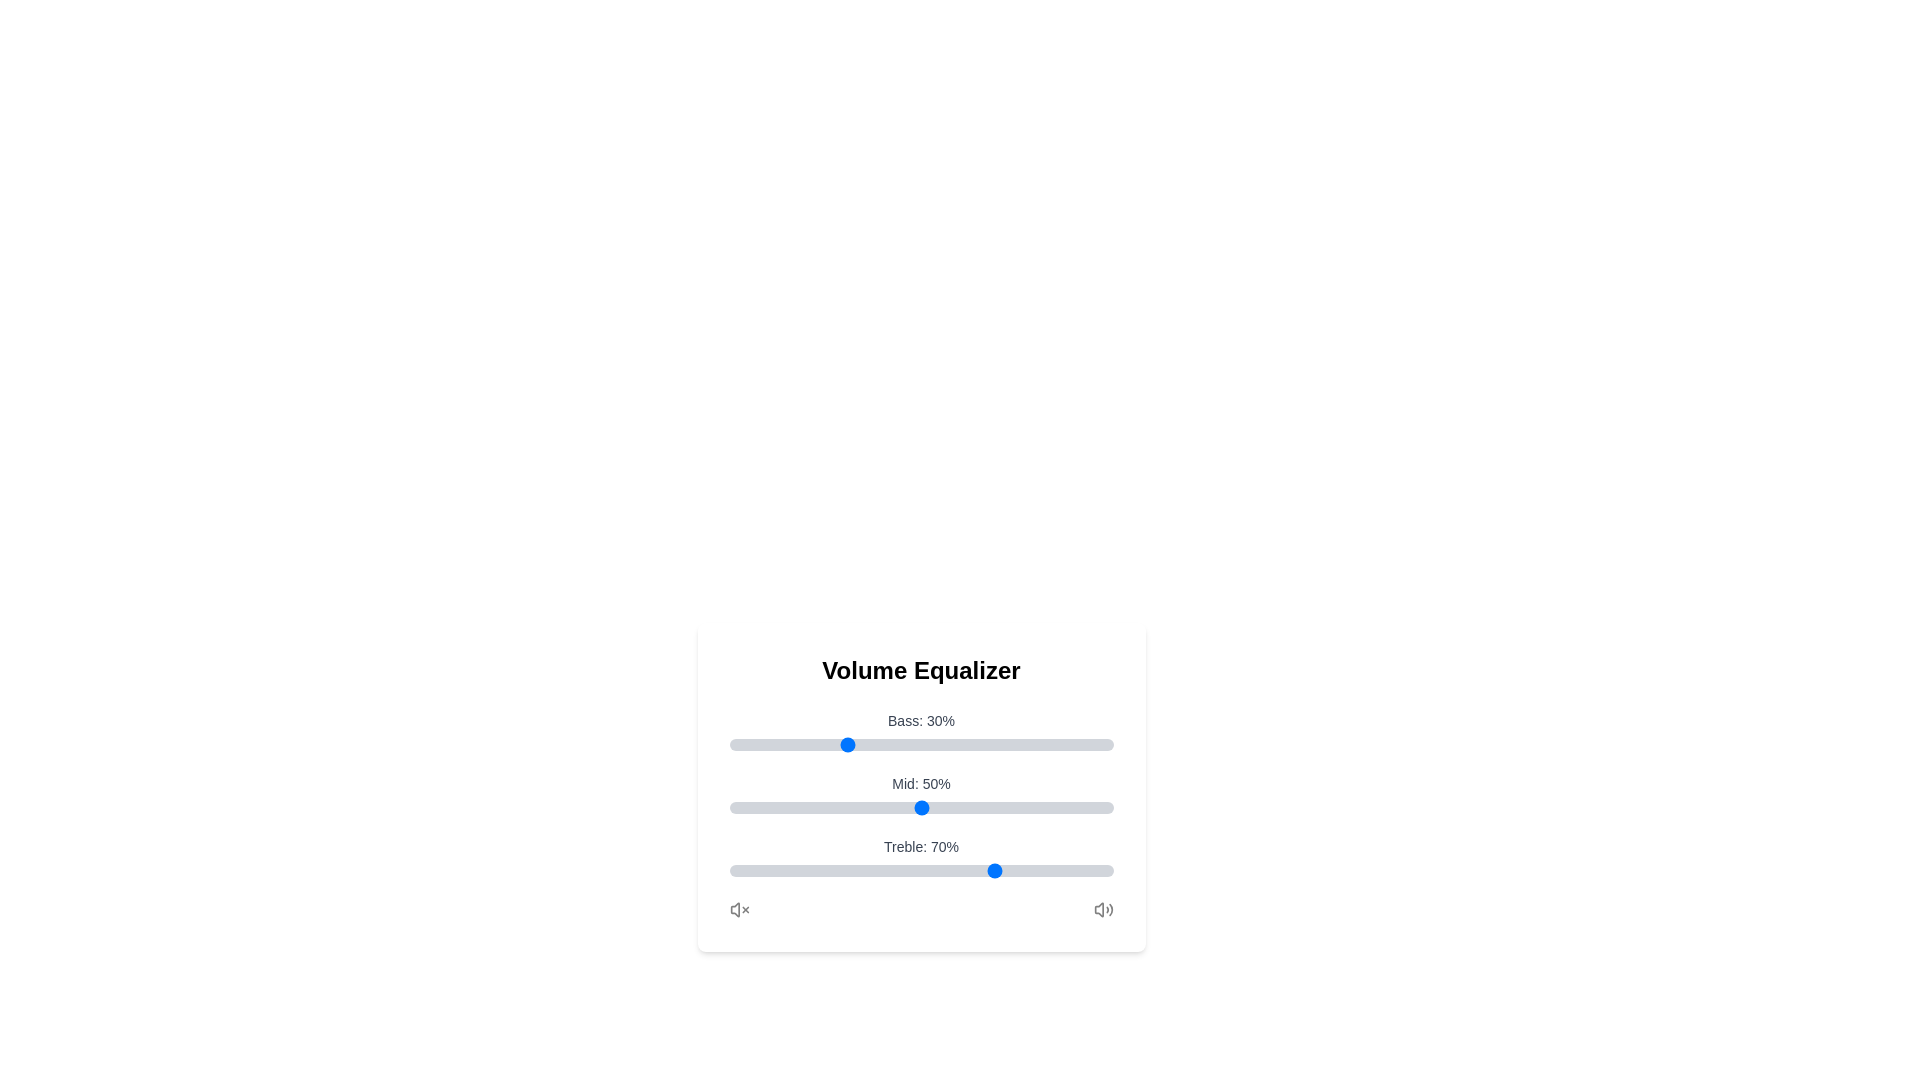 This screenshot has width=1920, height=1080. What do you see at coordinates (908, 744) in the screenshot?
I see `the Bass slider to set its value to 47` at bounding box center [908, 744].